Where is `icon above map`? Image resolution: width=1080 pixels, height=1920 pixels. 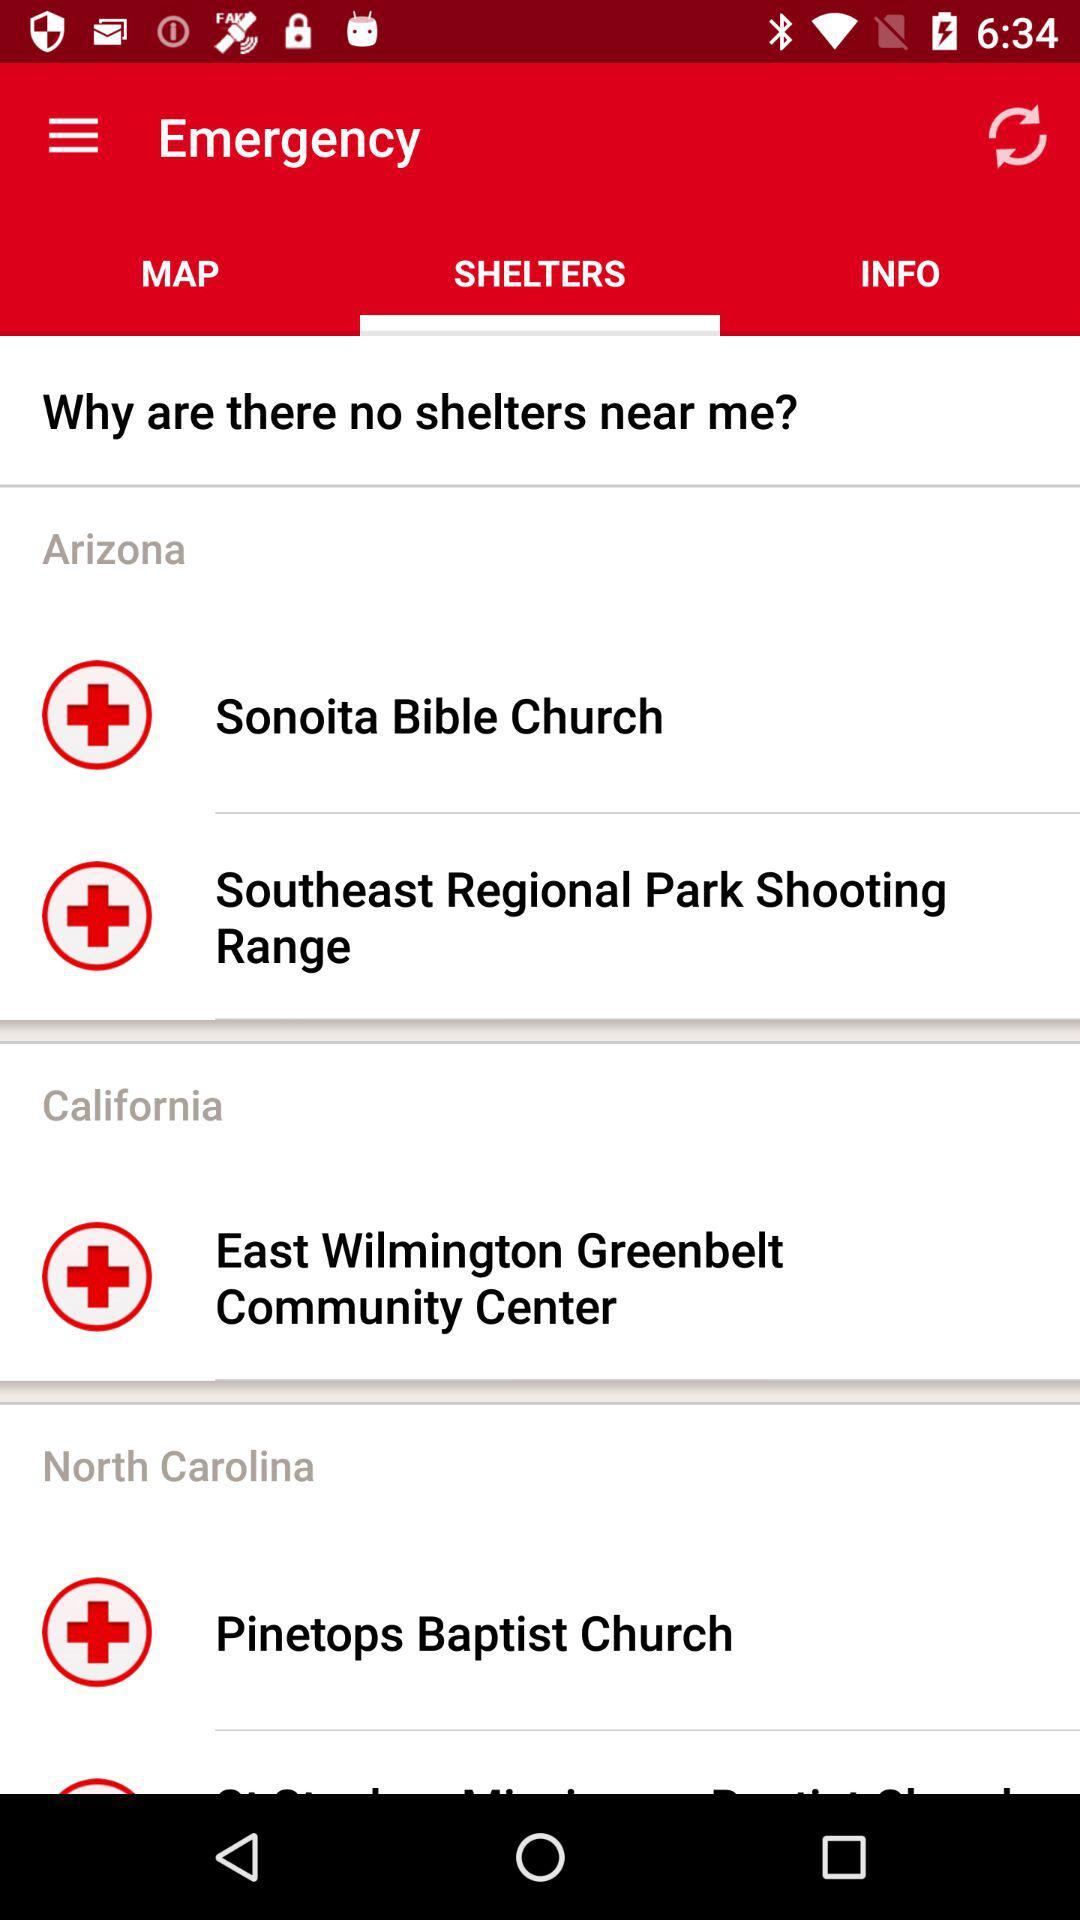
icon above map is located at coordinates (72, 135).